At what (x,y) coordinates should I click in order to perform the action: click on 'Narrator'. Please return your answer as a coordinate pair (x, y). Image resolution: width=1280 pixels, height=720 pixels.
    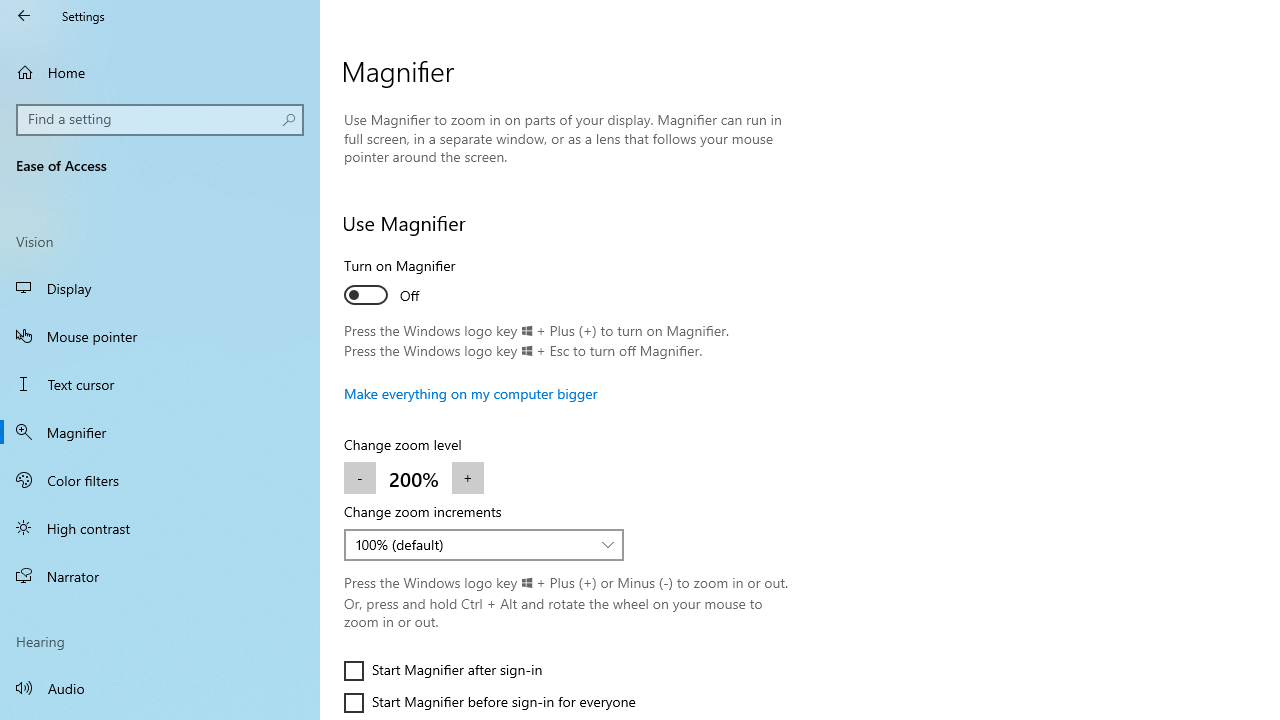
    Looking at the image, I should click on (160, 576).